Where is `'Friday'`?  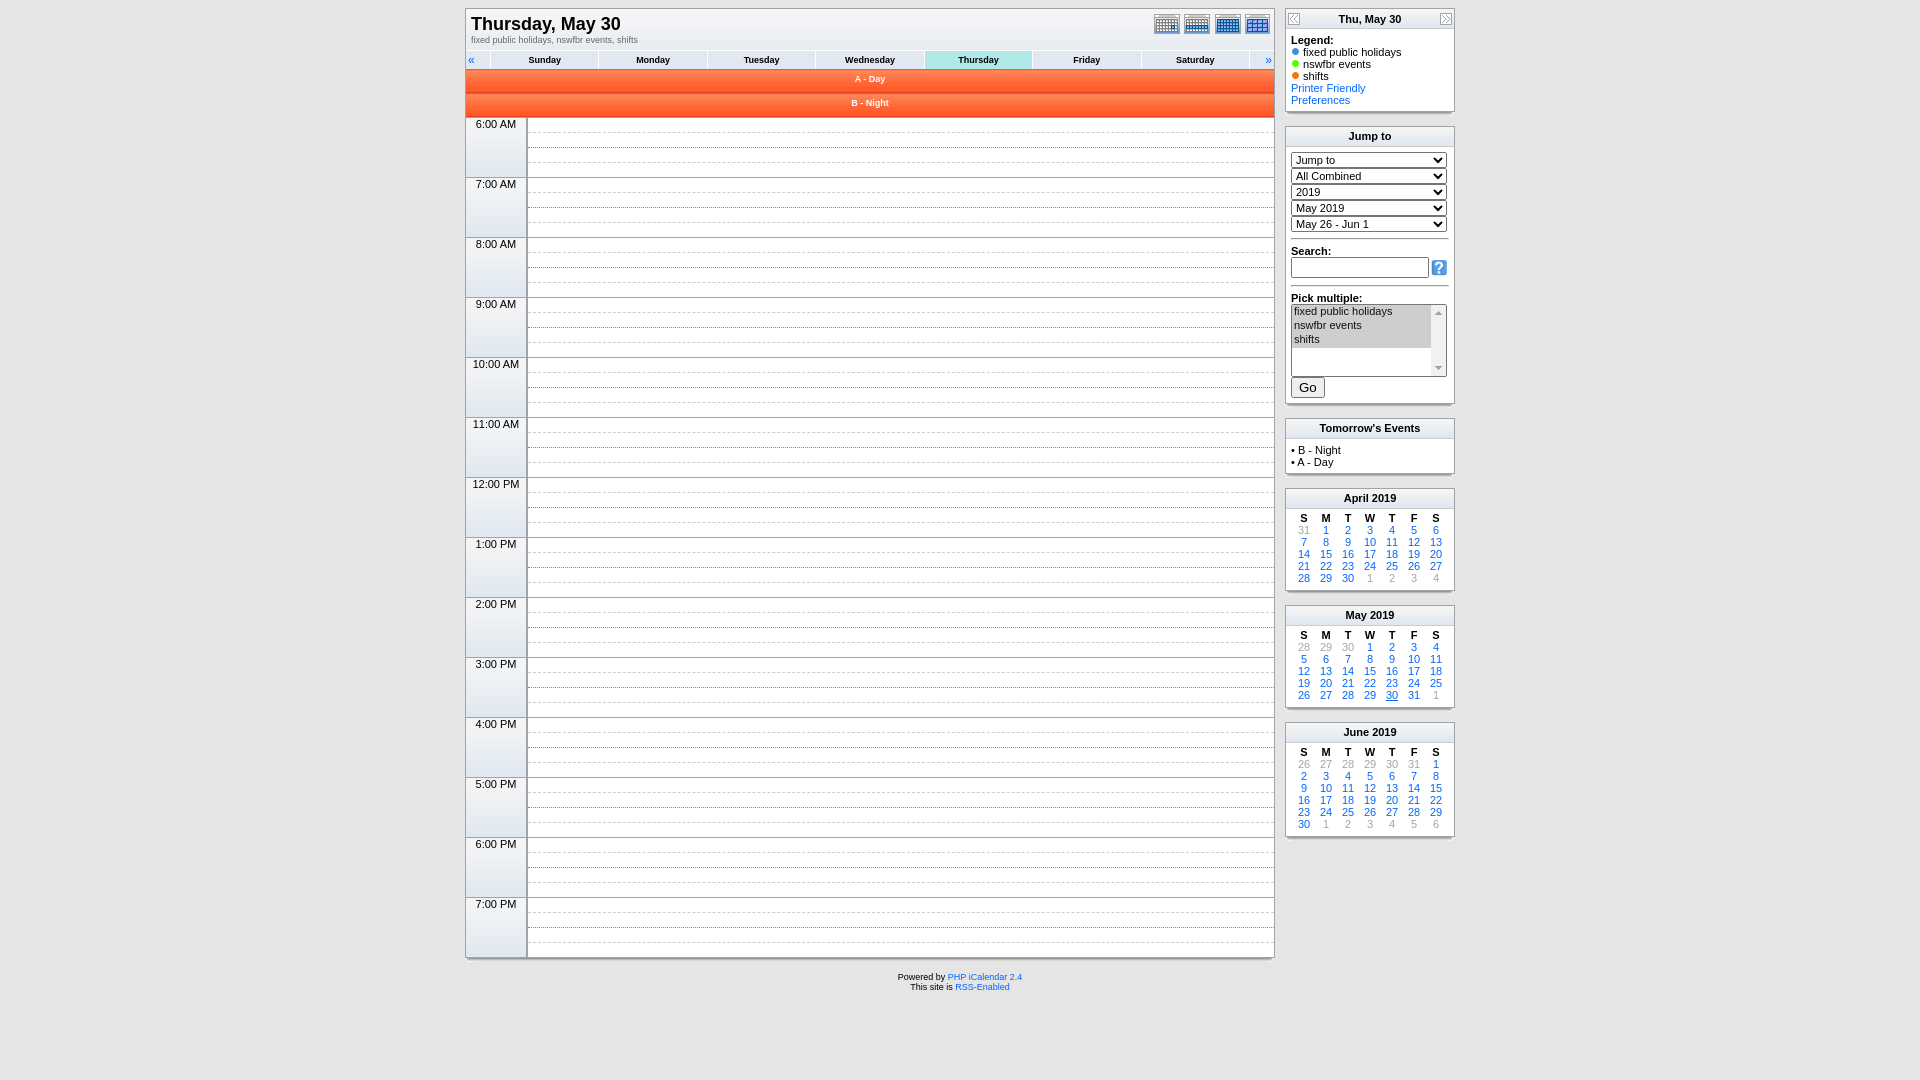
'Friday' is located at coordinates (1084, 58).